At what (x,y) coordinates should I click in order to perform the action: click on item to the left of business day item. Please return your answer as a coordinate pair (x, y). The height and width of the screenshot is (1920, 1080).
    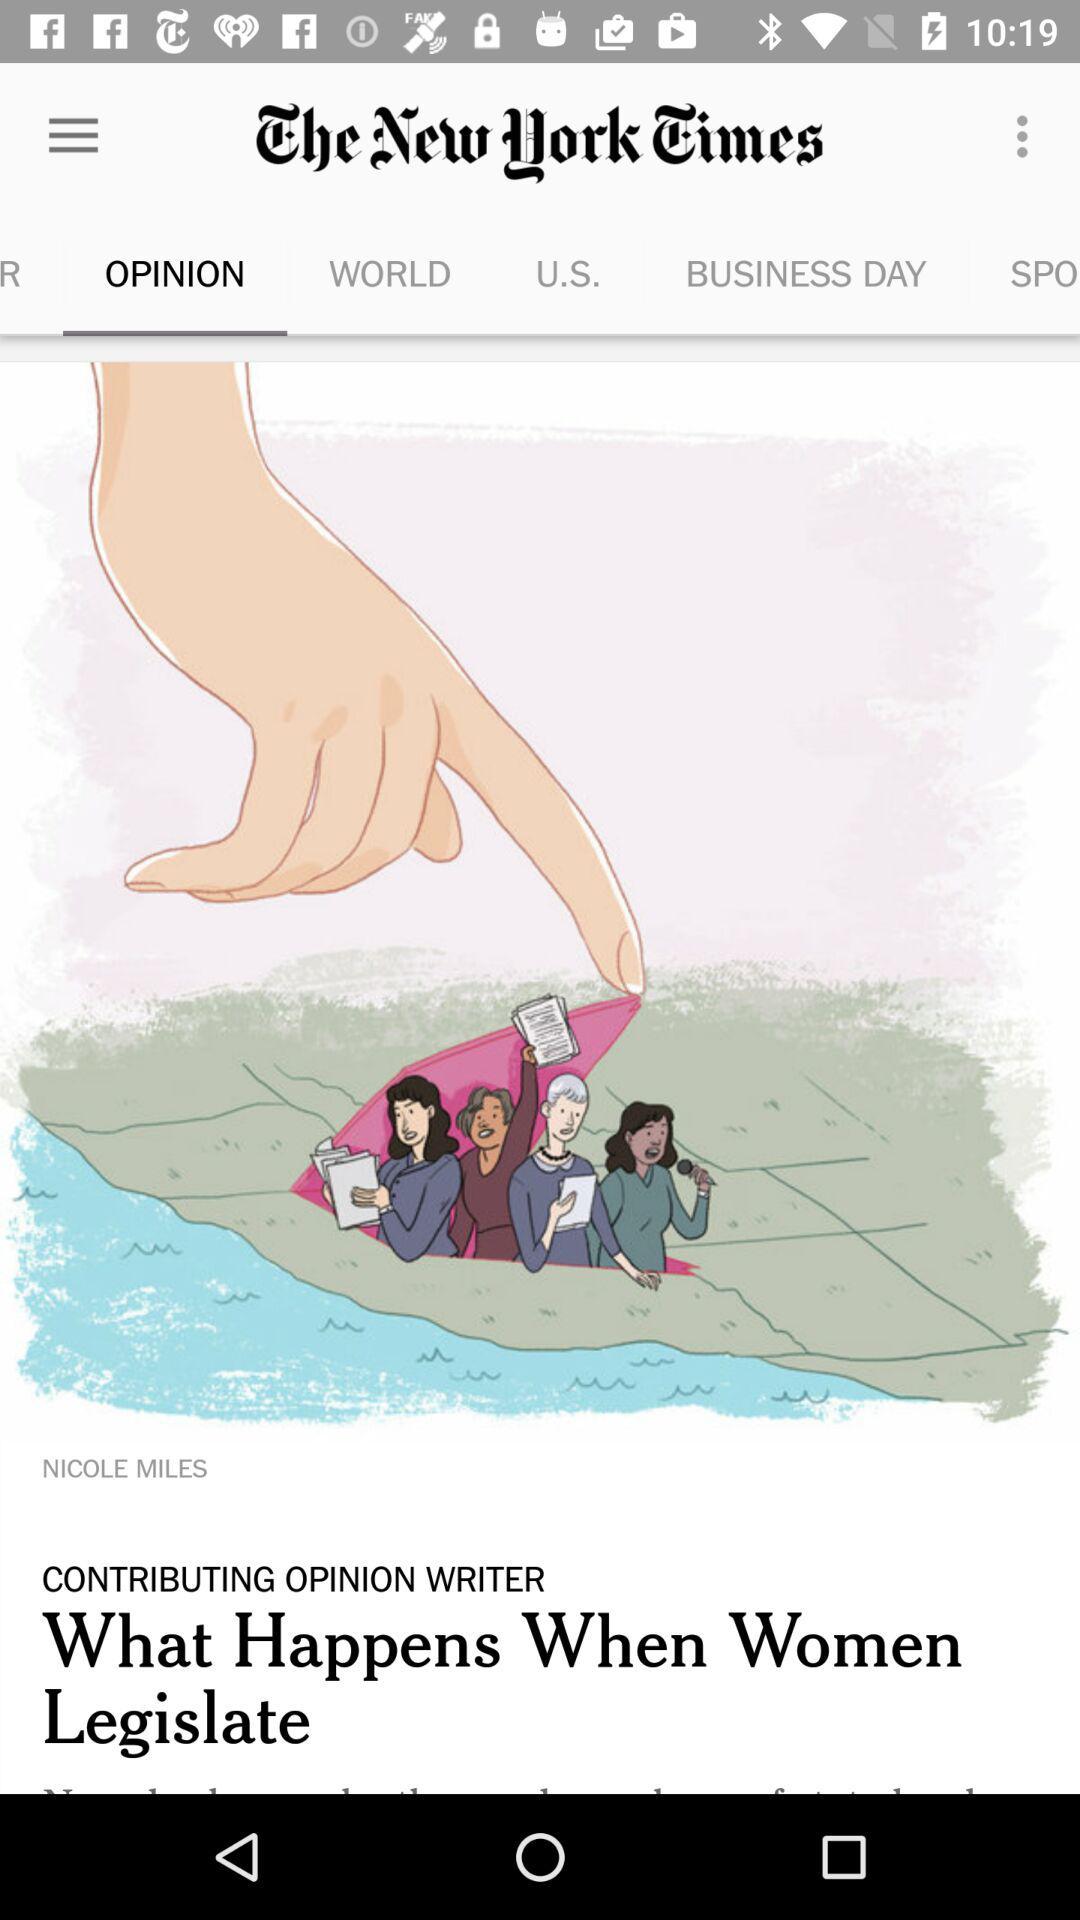
    Looking at the image, I should click on (568, 272).